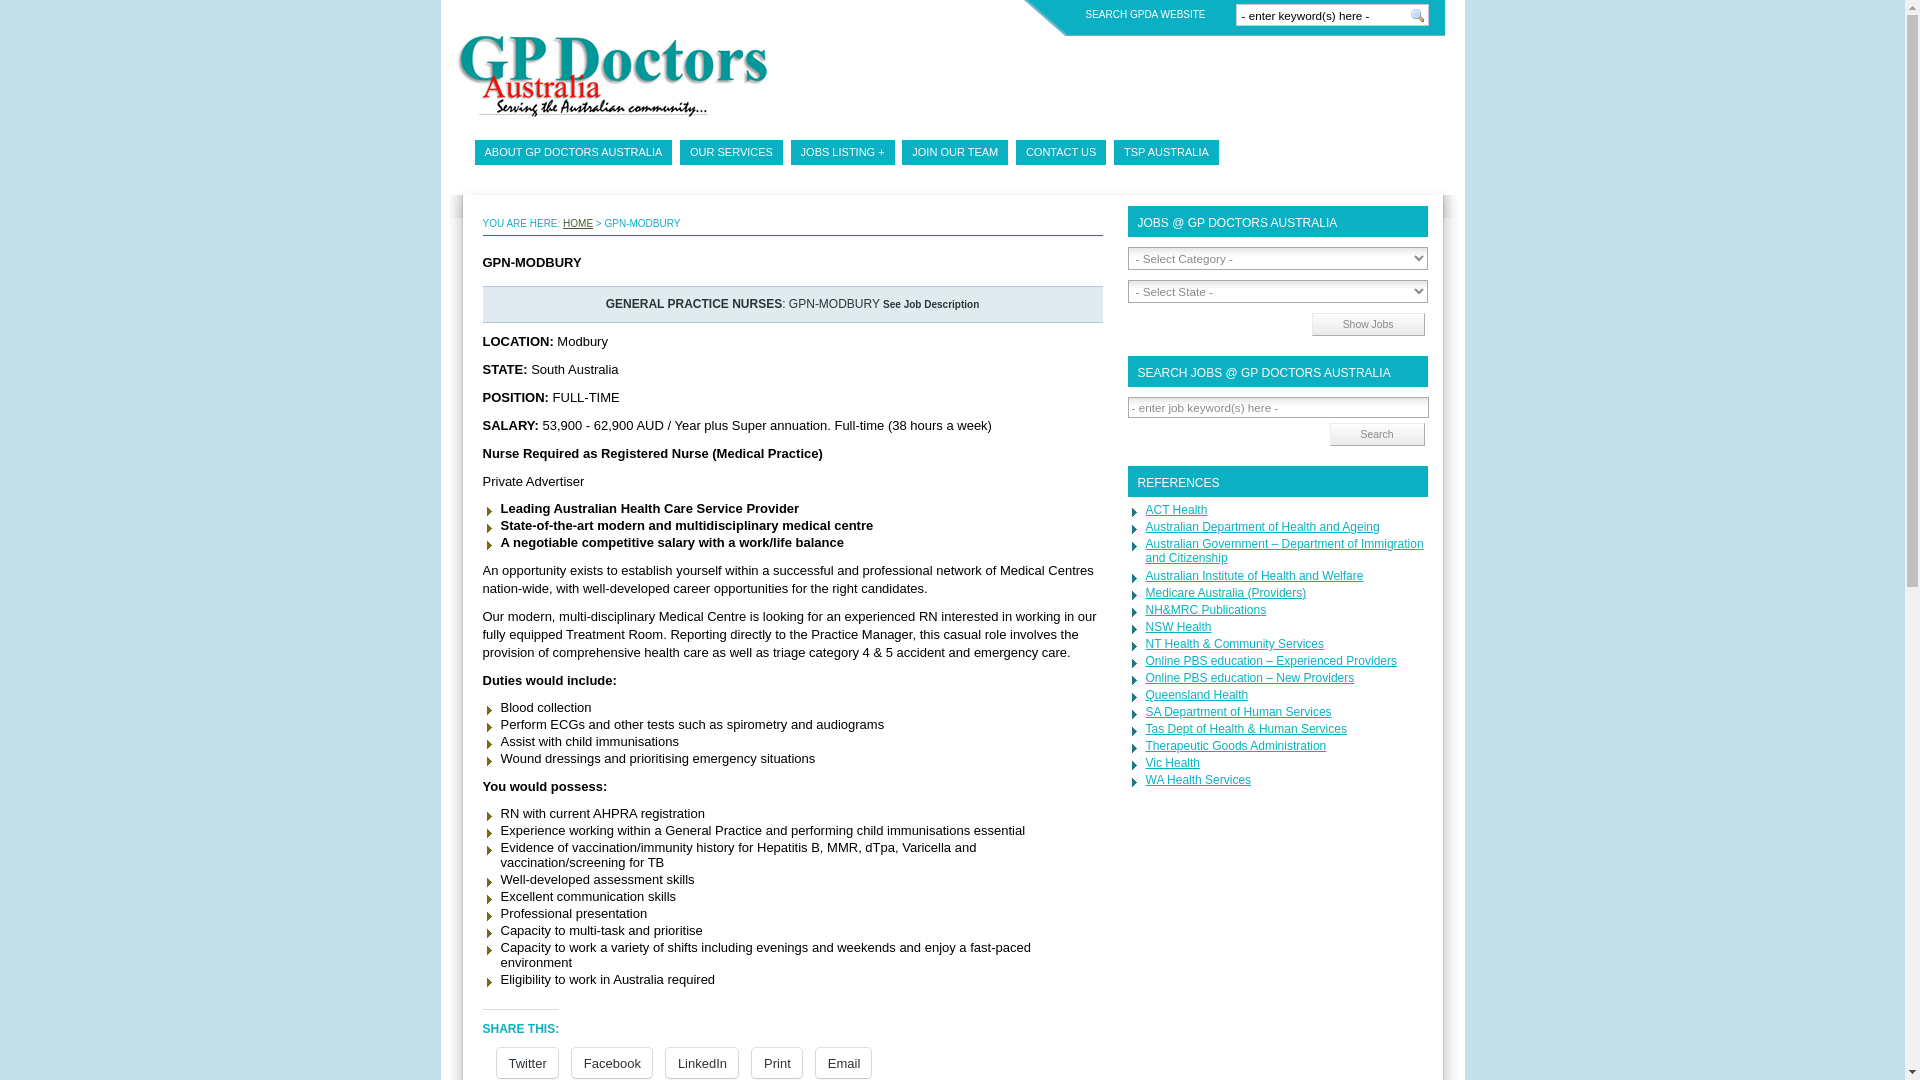  What do you see at coordinates (1060, 151) in the screenshot?
I see `'CONTACT US'` at bounding box center [1060, 151].